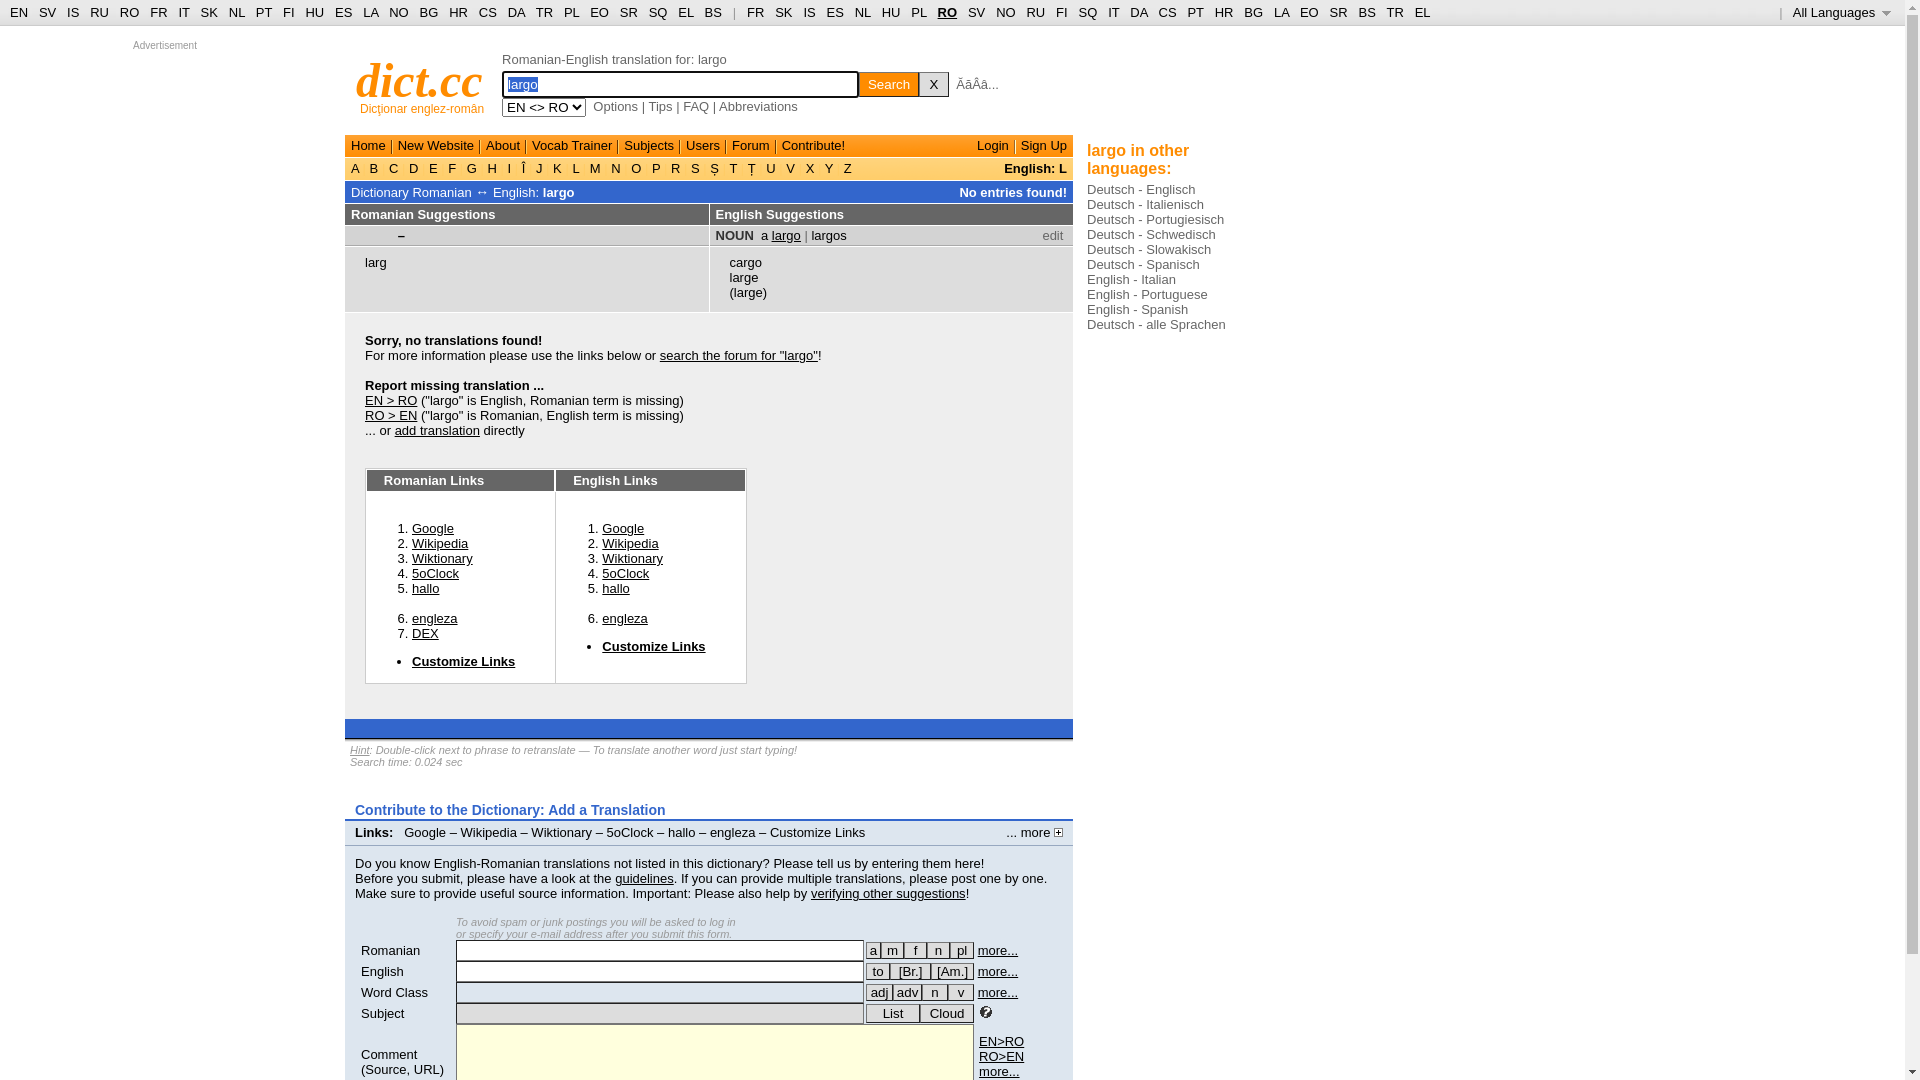 The width and height of the screenshot is (1920, 1080). I want to click on 'New Website', so click(398, 144).